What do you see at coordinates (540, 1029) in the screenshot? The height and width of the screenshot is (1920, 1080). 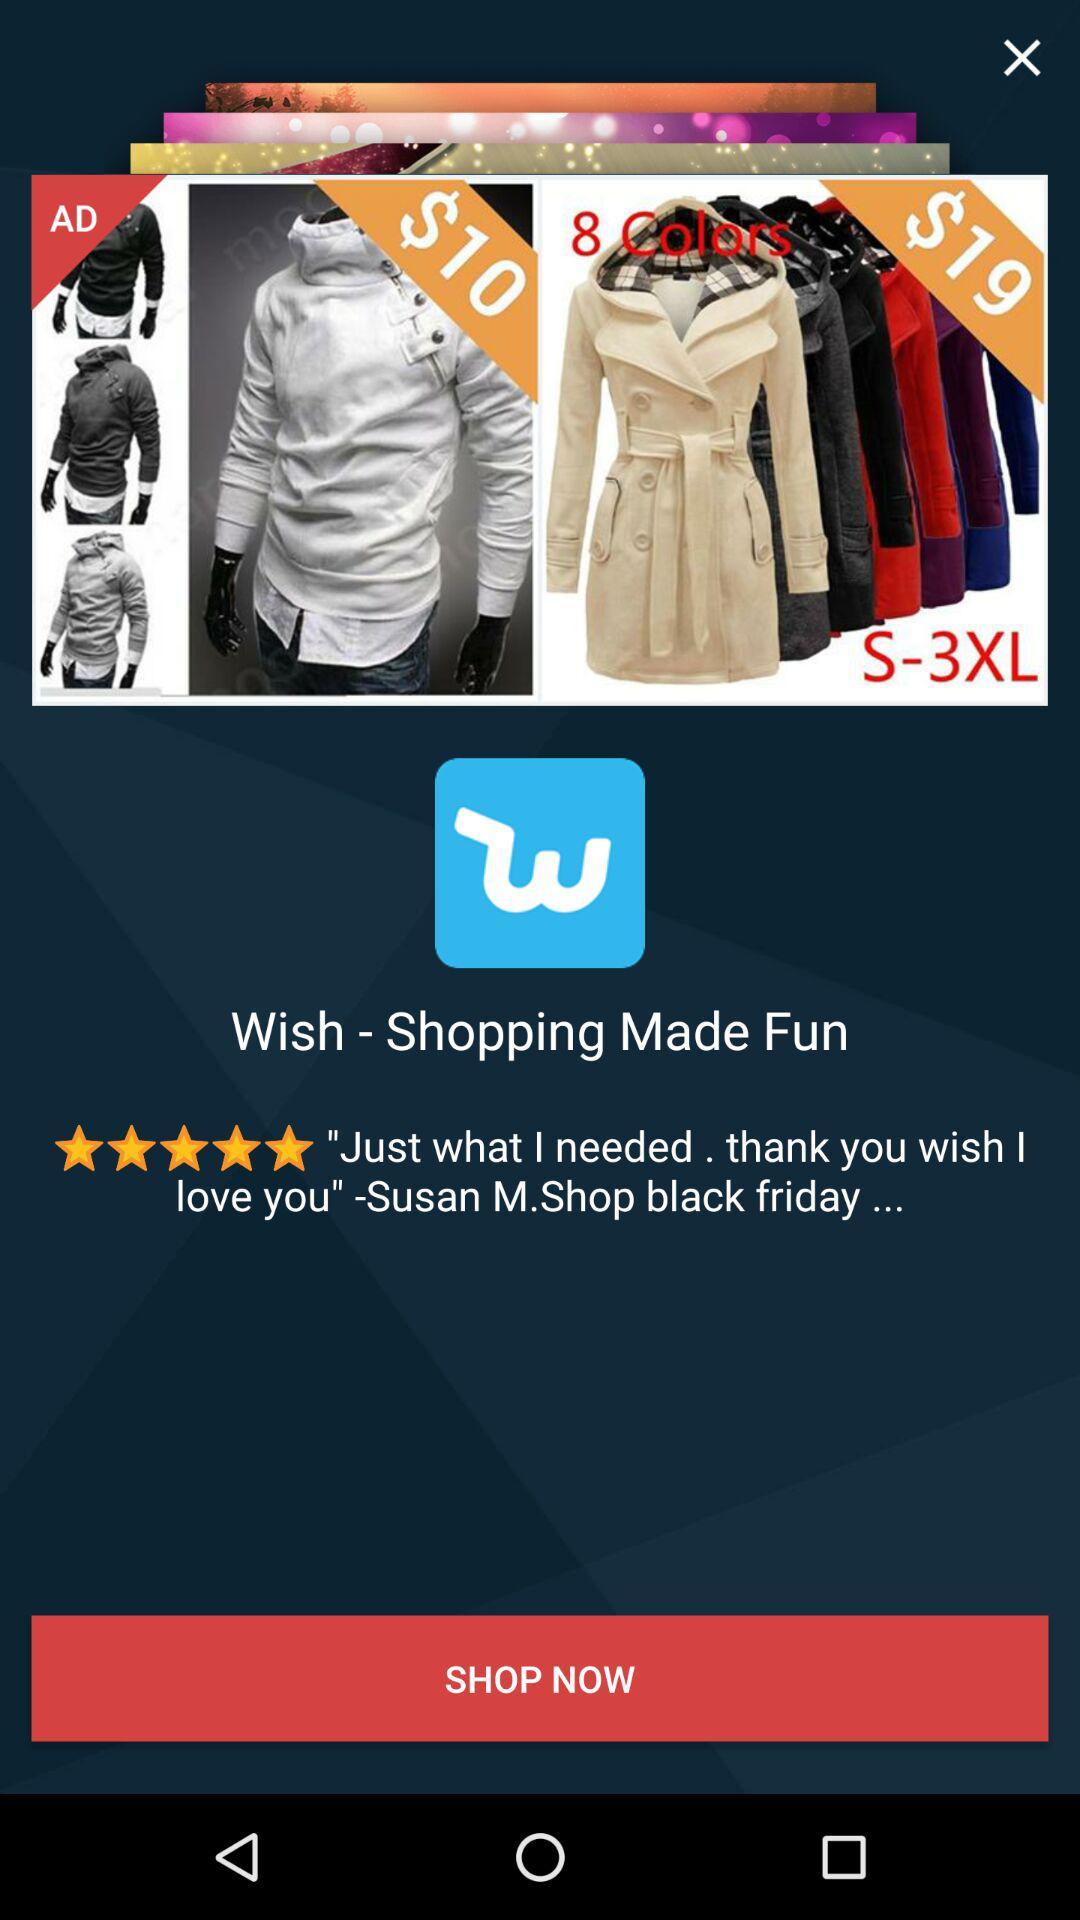 I see `wish shopping made` at bounding box center [540, 1029].